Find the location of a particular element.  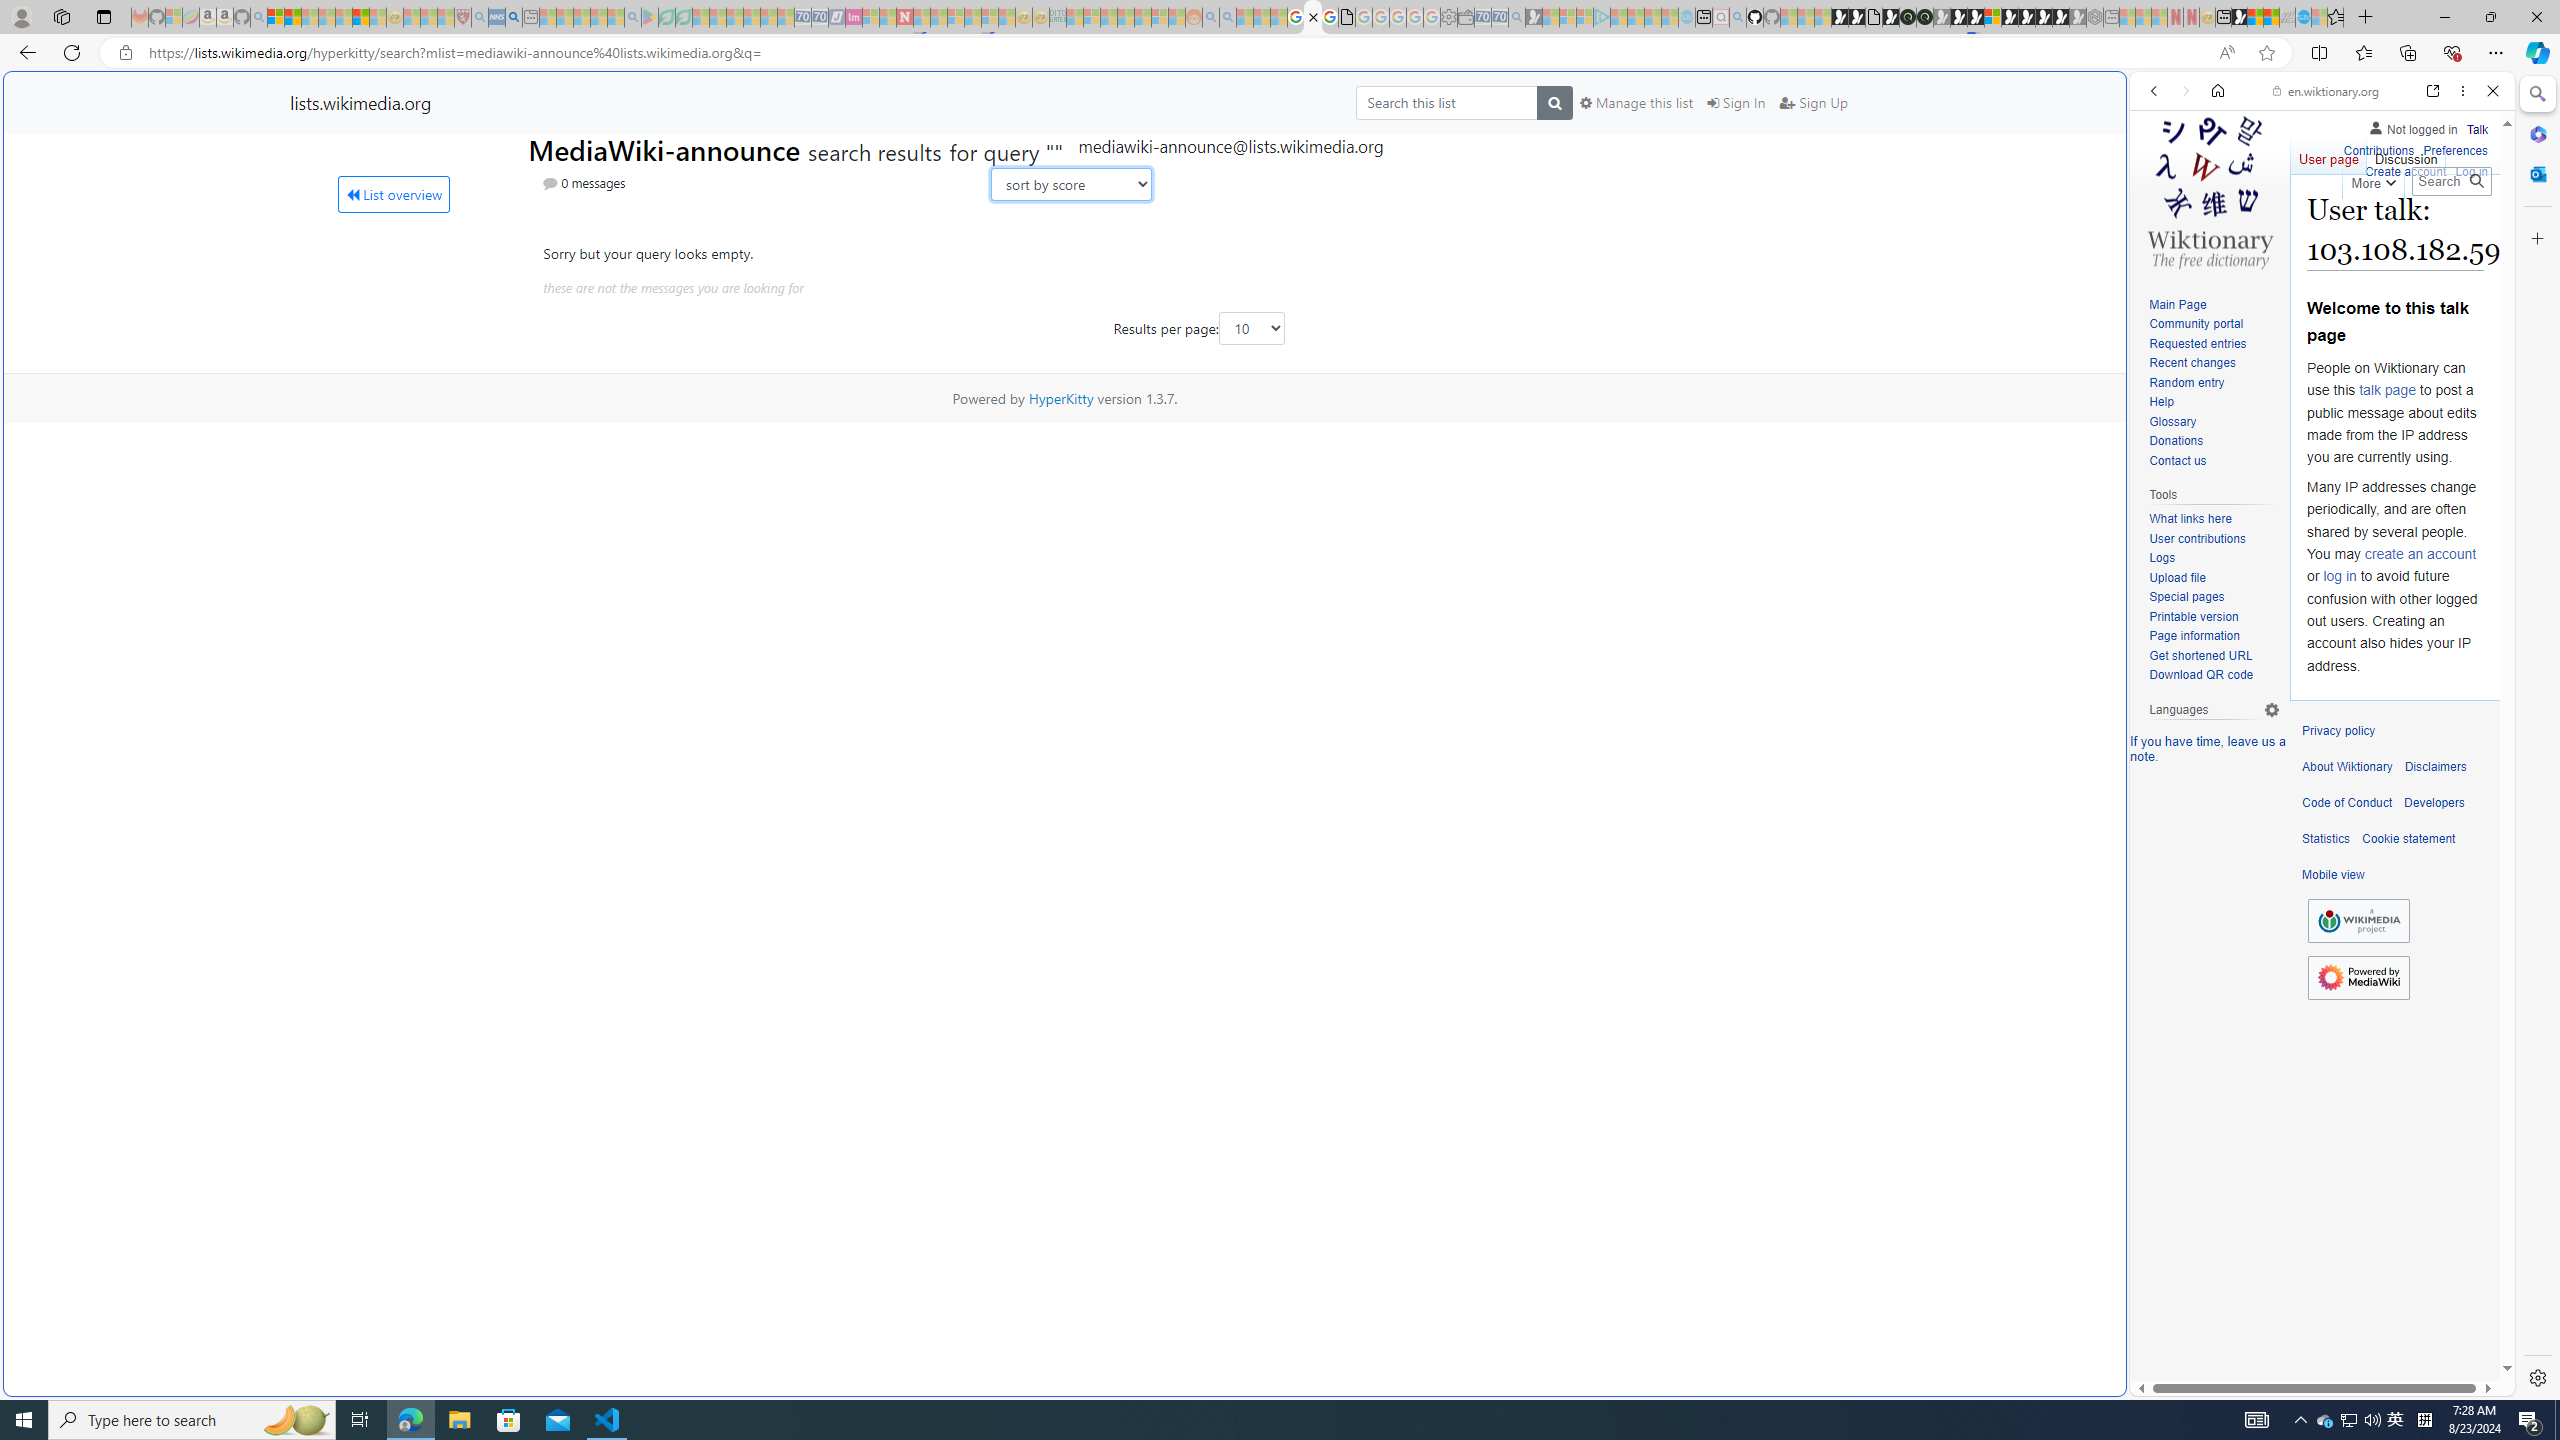

'Donations' is located at coordinates (2213, 441).